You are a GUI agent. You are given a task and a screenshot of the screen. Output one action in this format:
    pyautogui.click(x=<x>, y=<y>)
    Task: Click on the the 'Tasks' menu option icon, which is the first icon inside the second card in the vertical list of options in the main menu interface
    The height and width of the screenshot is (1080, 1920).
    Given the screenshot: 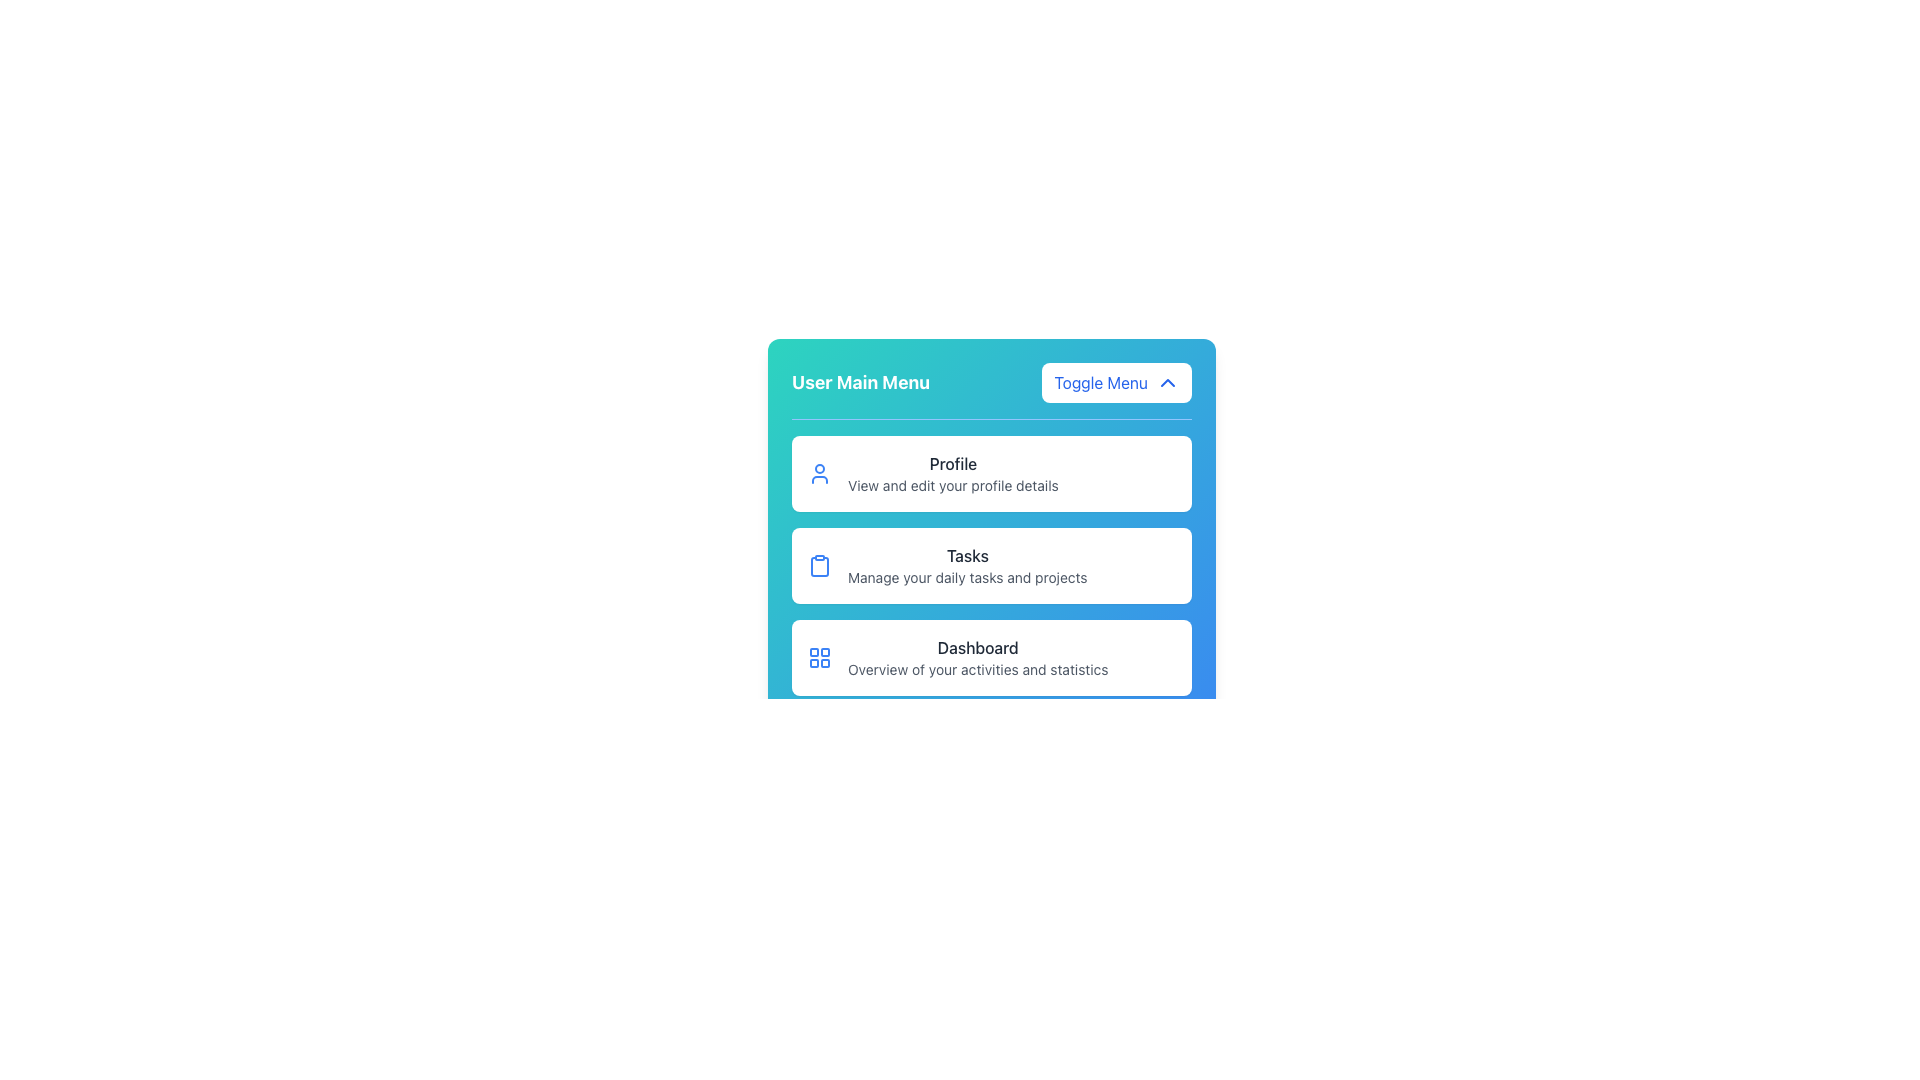 What is the action you would take?
    pyautogui.click(x=820, y=566)
    